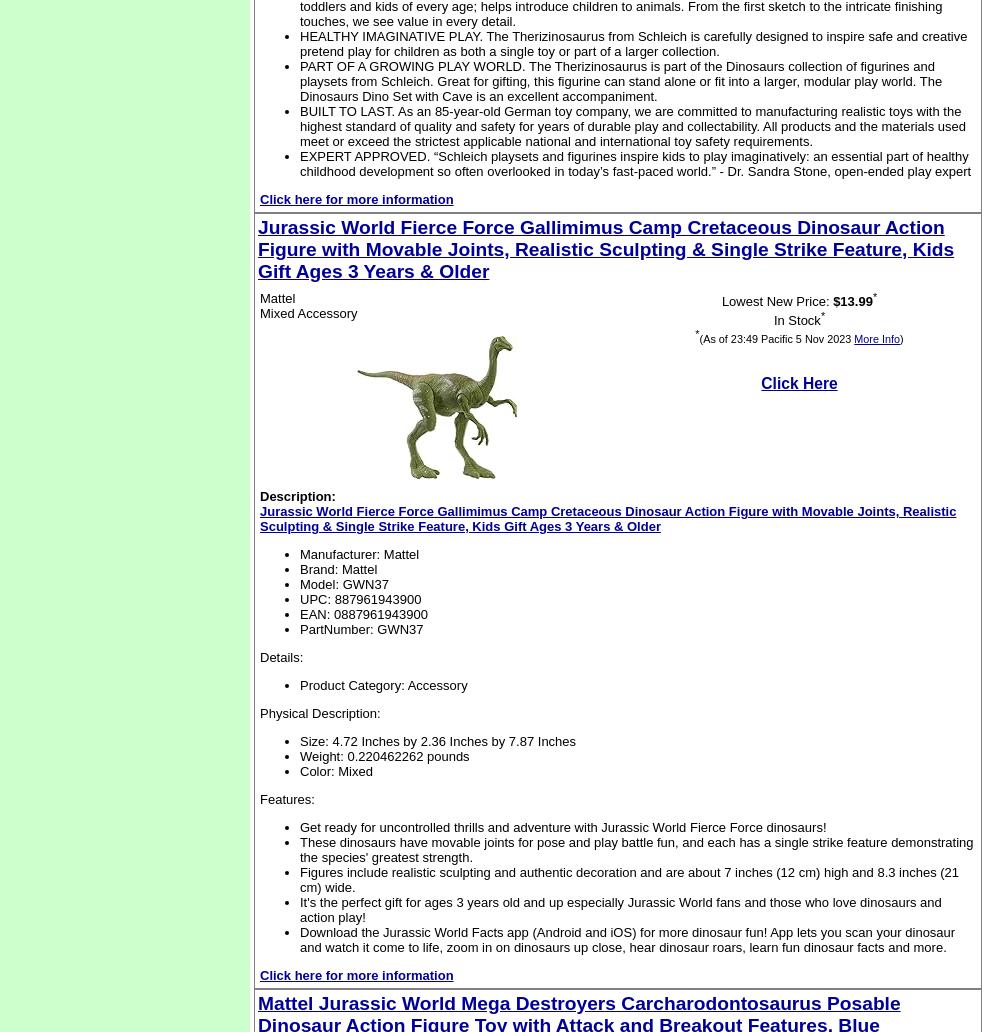 Image resolution: width=986 pixels, height=1032 pixels. Describe the element at coordinates (277, 298) in the screenshot. I see `'Mattel'` at that location.